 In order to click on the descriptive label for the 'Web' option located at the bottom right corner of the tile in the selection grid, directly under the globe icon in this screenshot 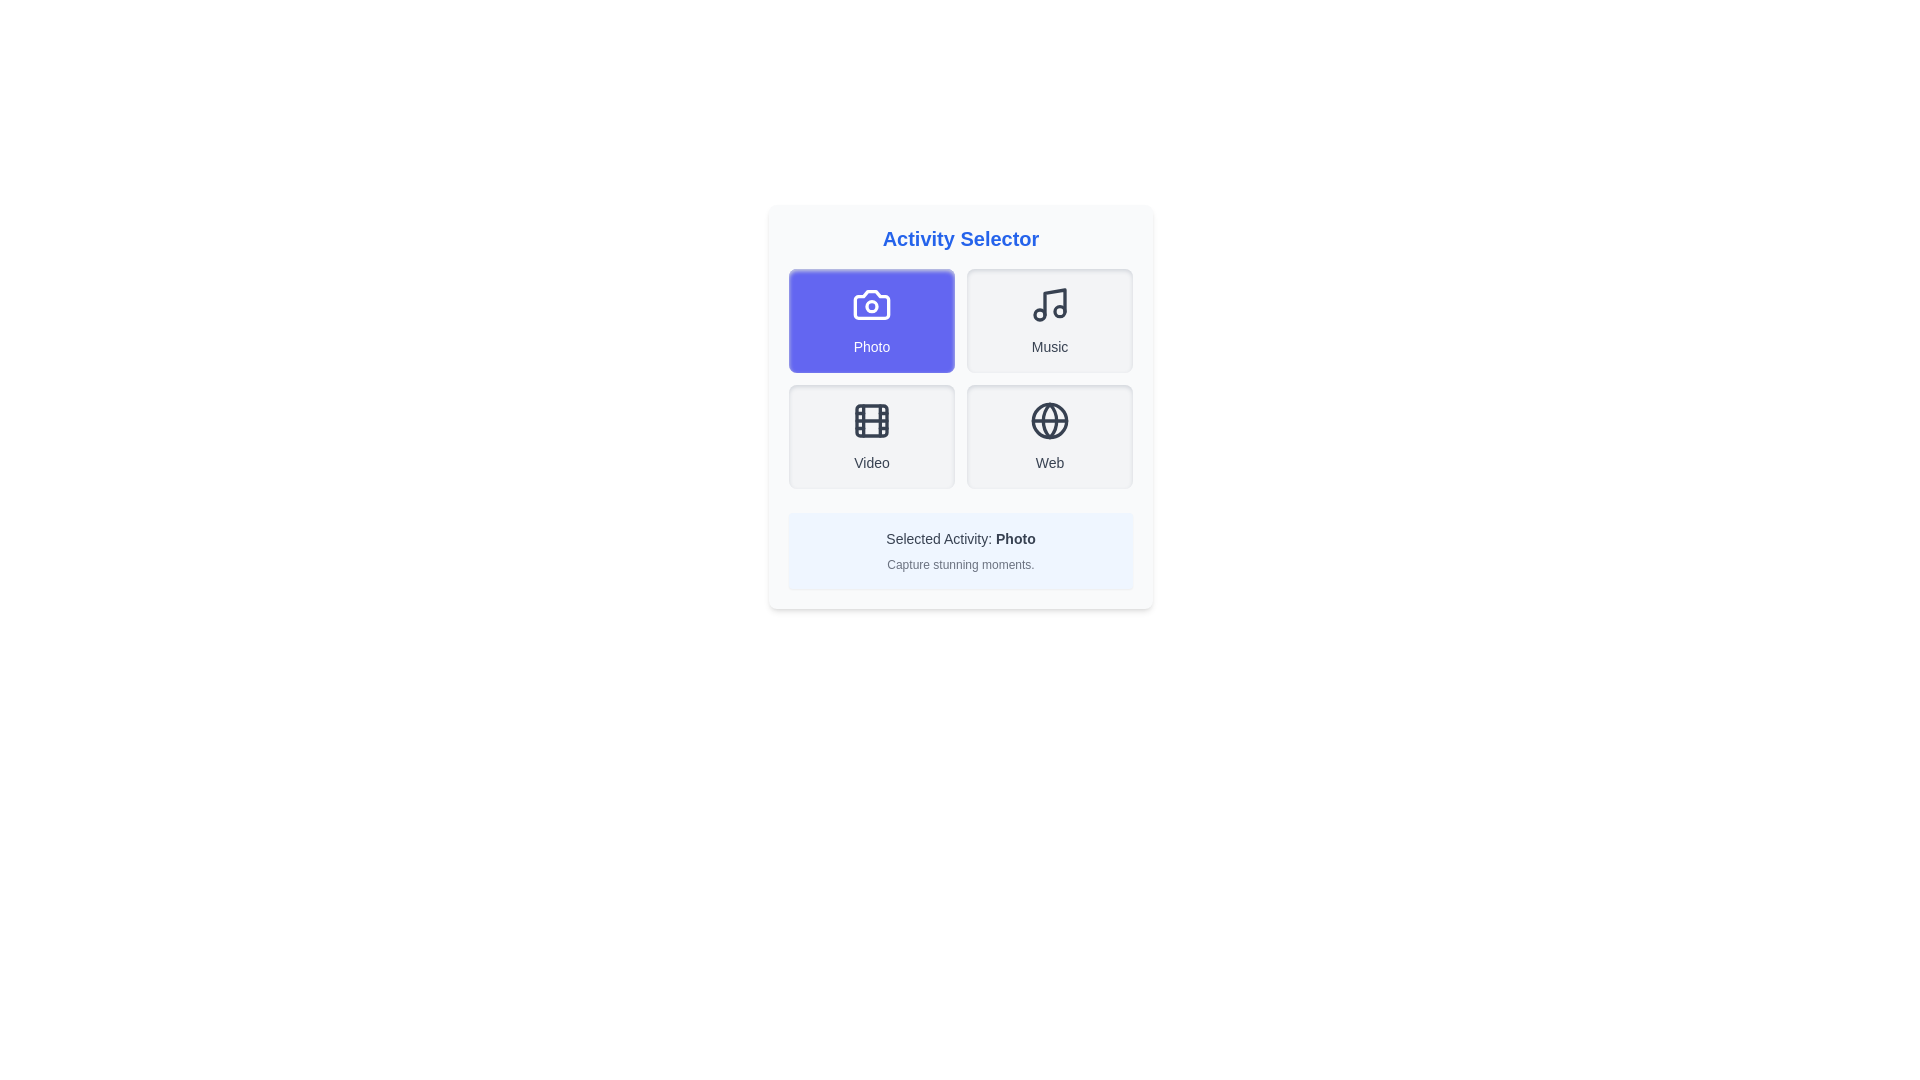, I will do `click(1049, 462)`.